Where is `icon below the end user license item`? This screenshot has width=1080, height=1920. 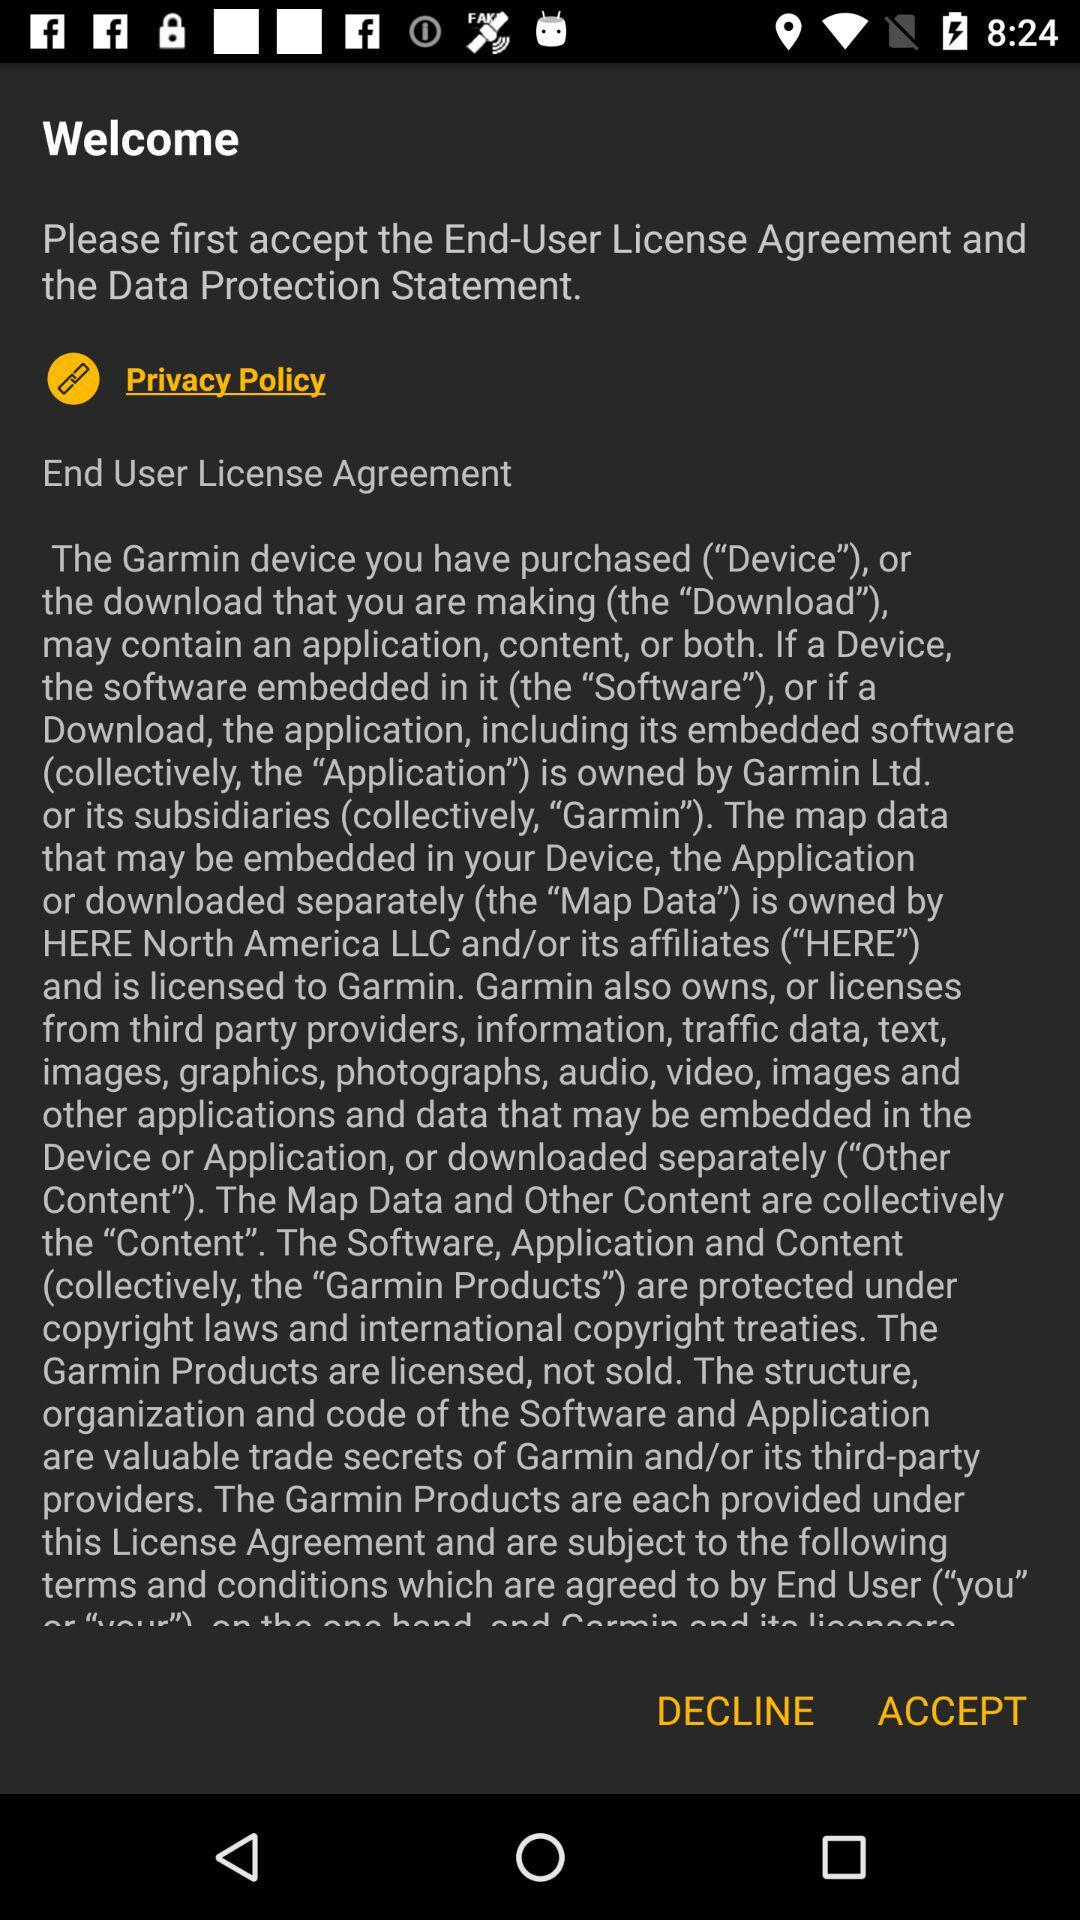
icon below the end user license item is located at coordinates (735, 1708).